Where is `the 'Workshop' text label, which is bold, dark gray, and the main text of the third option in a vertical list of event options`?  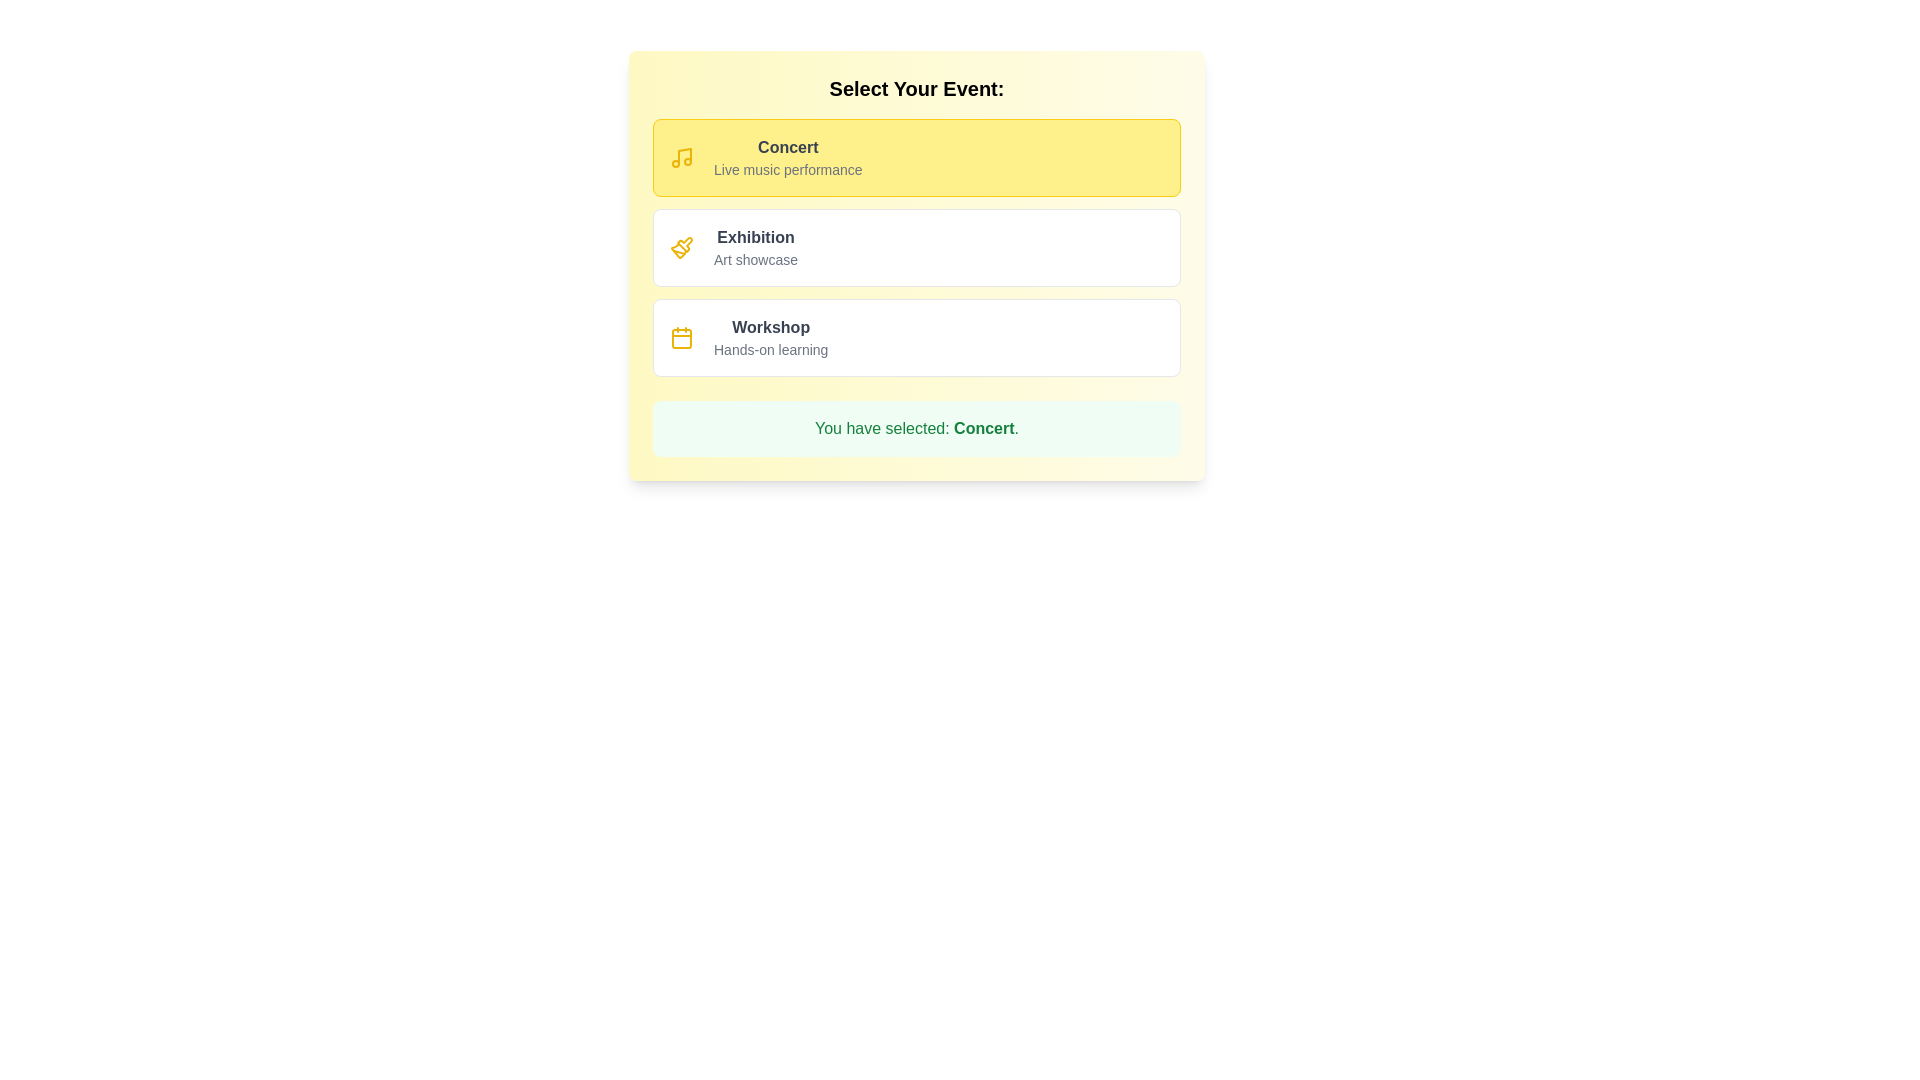
the 'Workshop' text label, which is bold, dark gray, and the main text of the third option in a vertical list of event options is located at coordinates (770, 326).